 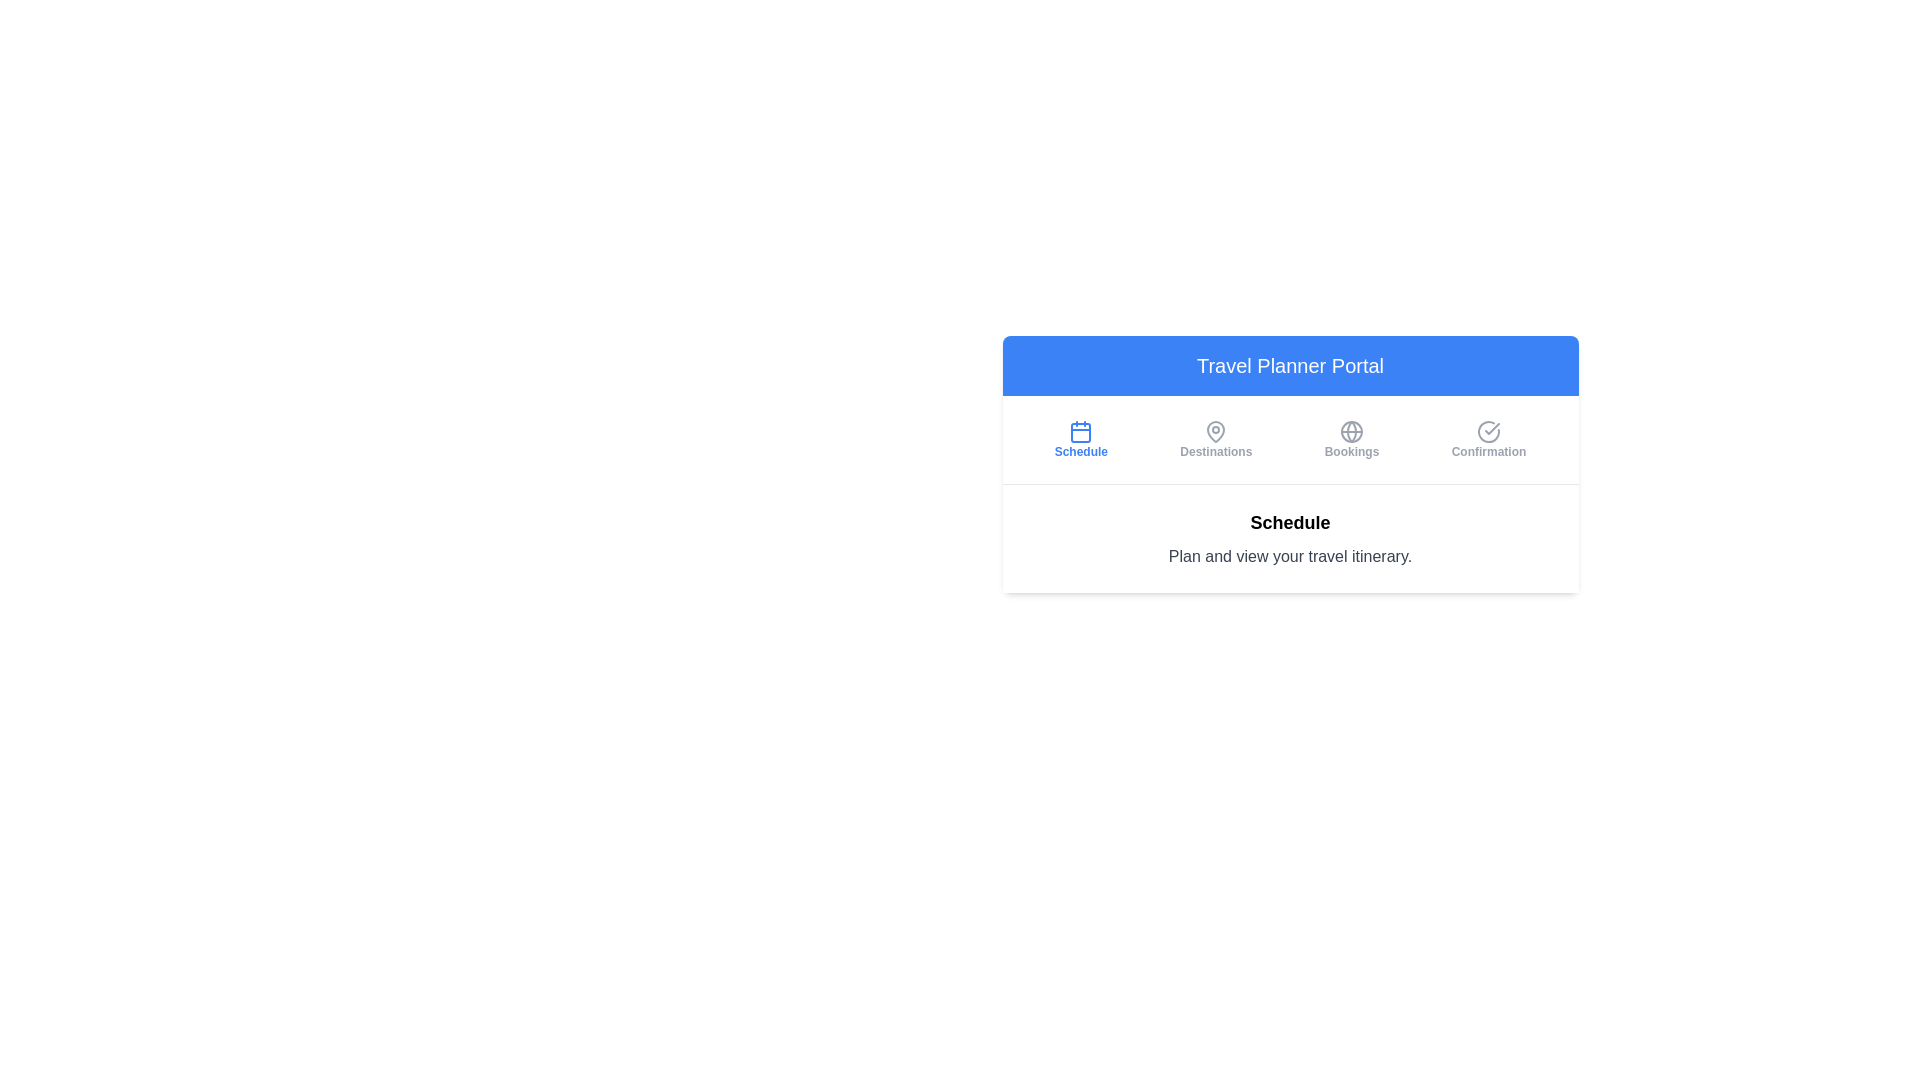 What do you see at coordinates (1215, 438) in the screenshot?
I see `the tab labeled Destinations to navigate to its content` at bounding box center [1215, 438].